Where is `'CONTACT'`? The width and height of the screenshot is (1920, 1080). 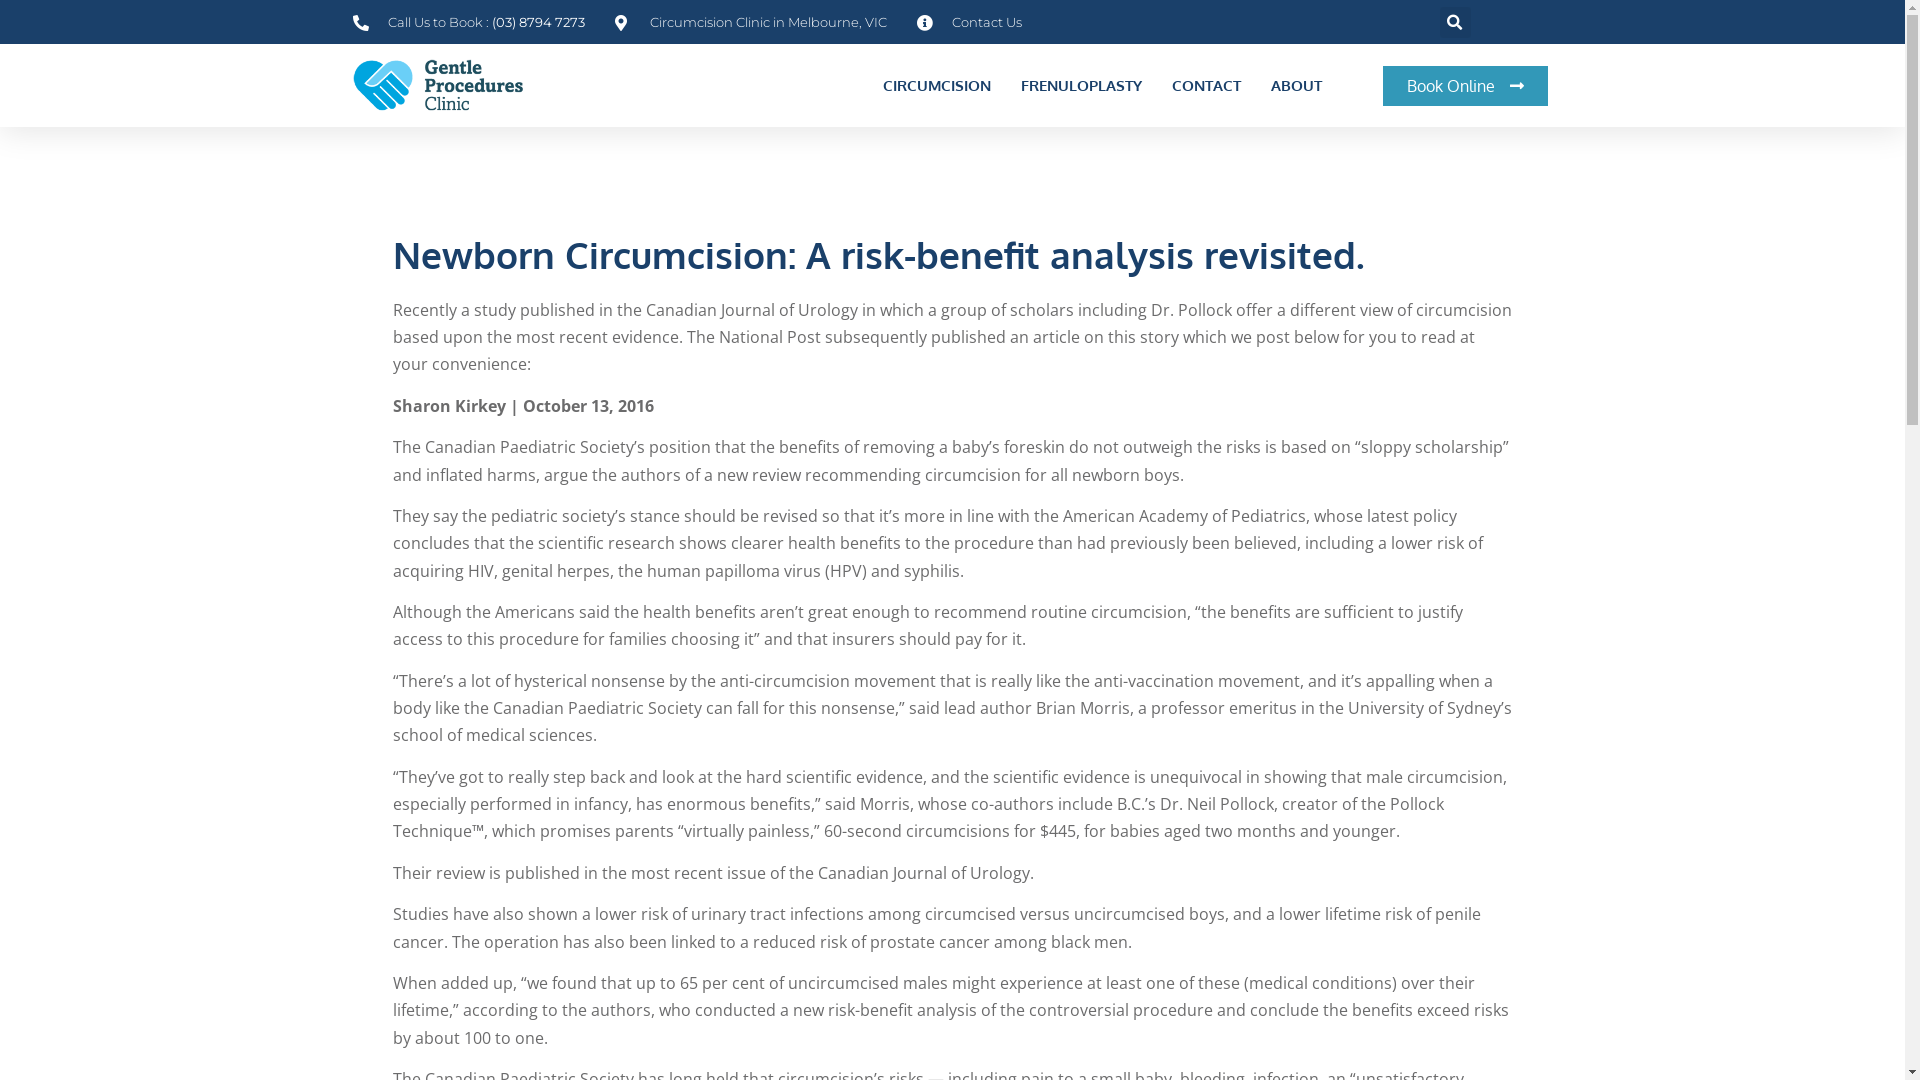 'CONTACT' is located at coordinates (1156, 84).